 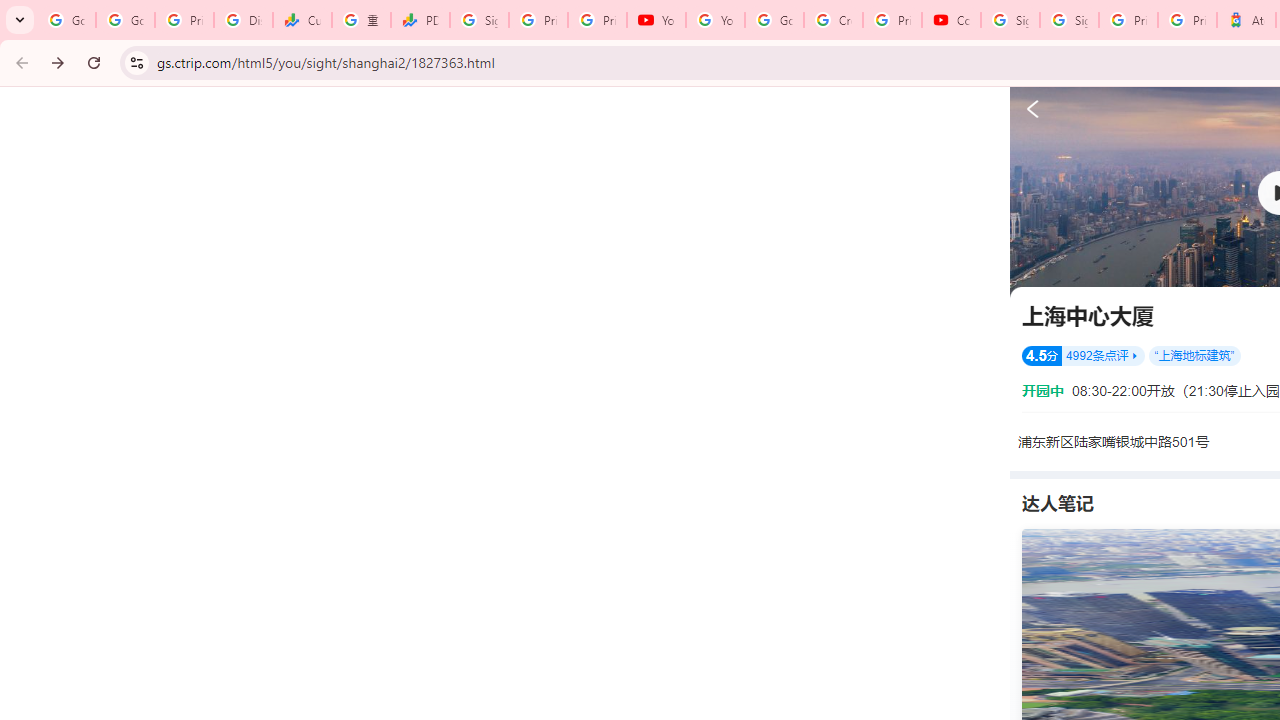 What do you see at coordinates (833, 20) in the screenshot?
I see `'Create your Google Account'` at bounding box center [833, 20].